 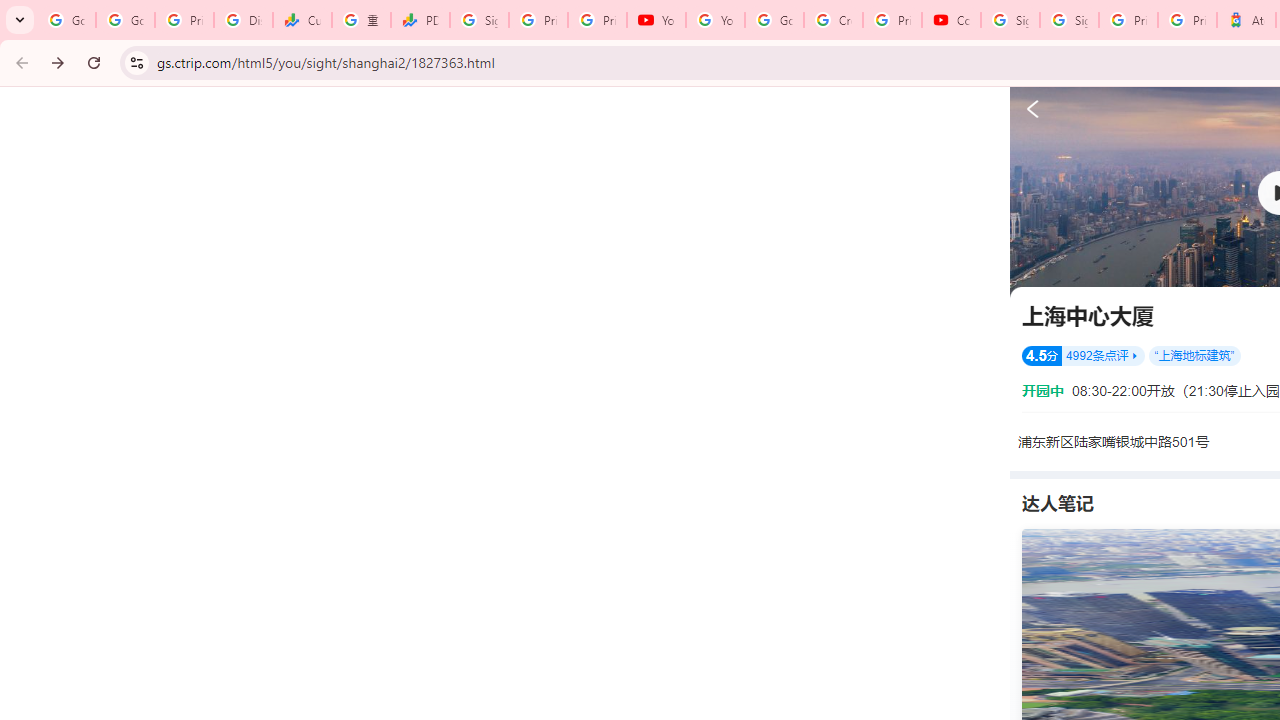 What do you see at coordinates (833, 20) in the screenshot?
I see `'Create your Google Account'` at bounding box center [833, 20].